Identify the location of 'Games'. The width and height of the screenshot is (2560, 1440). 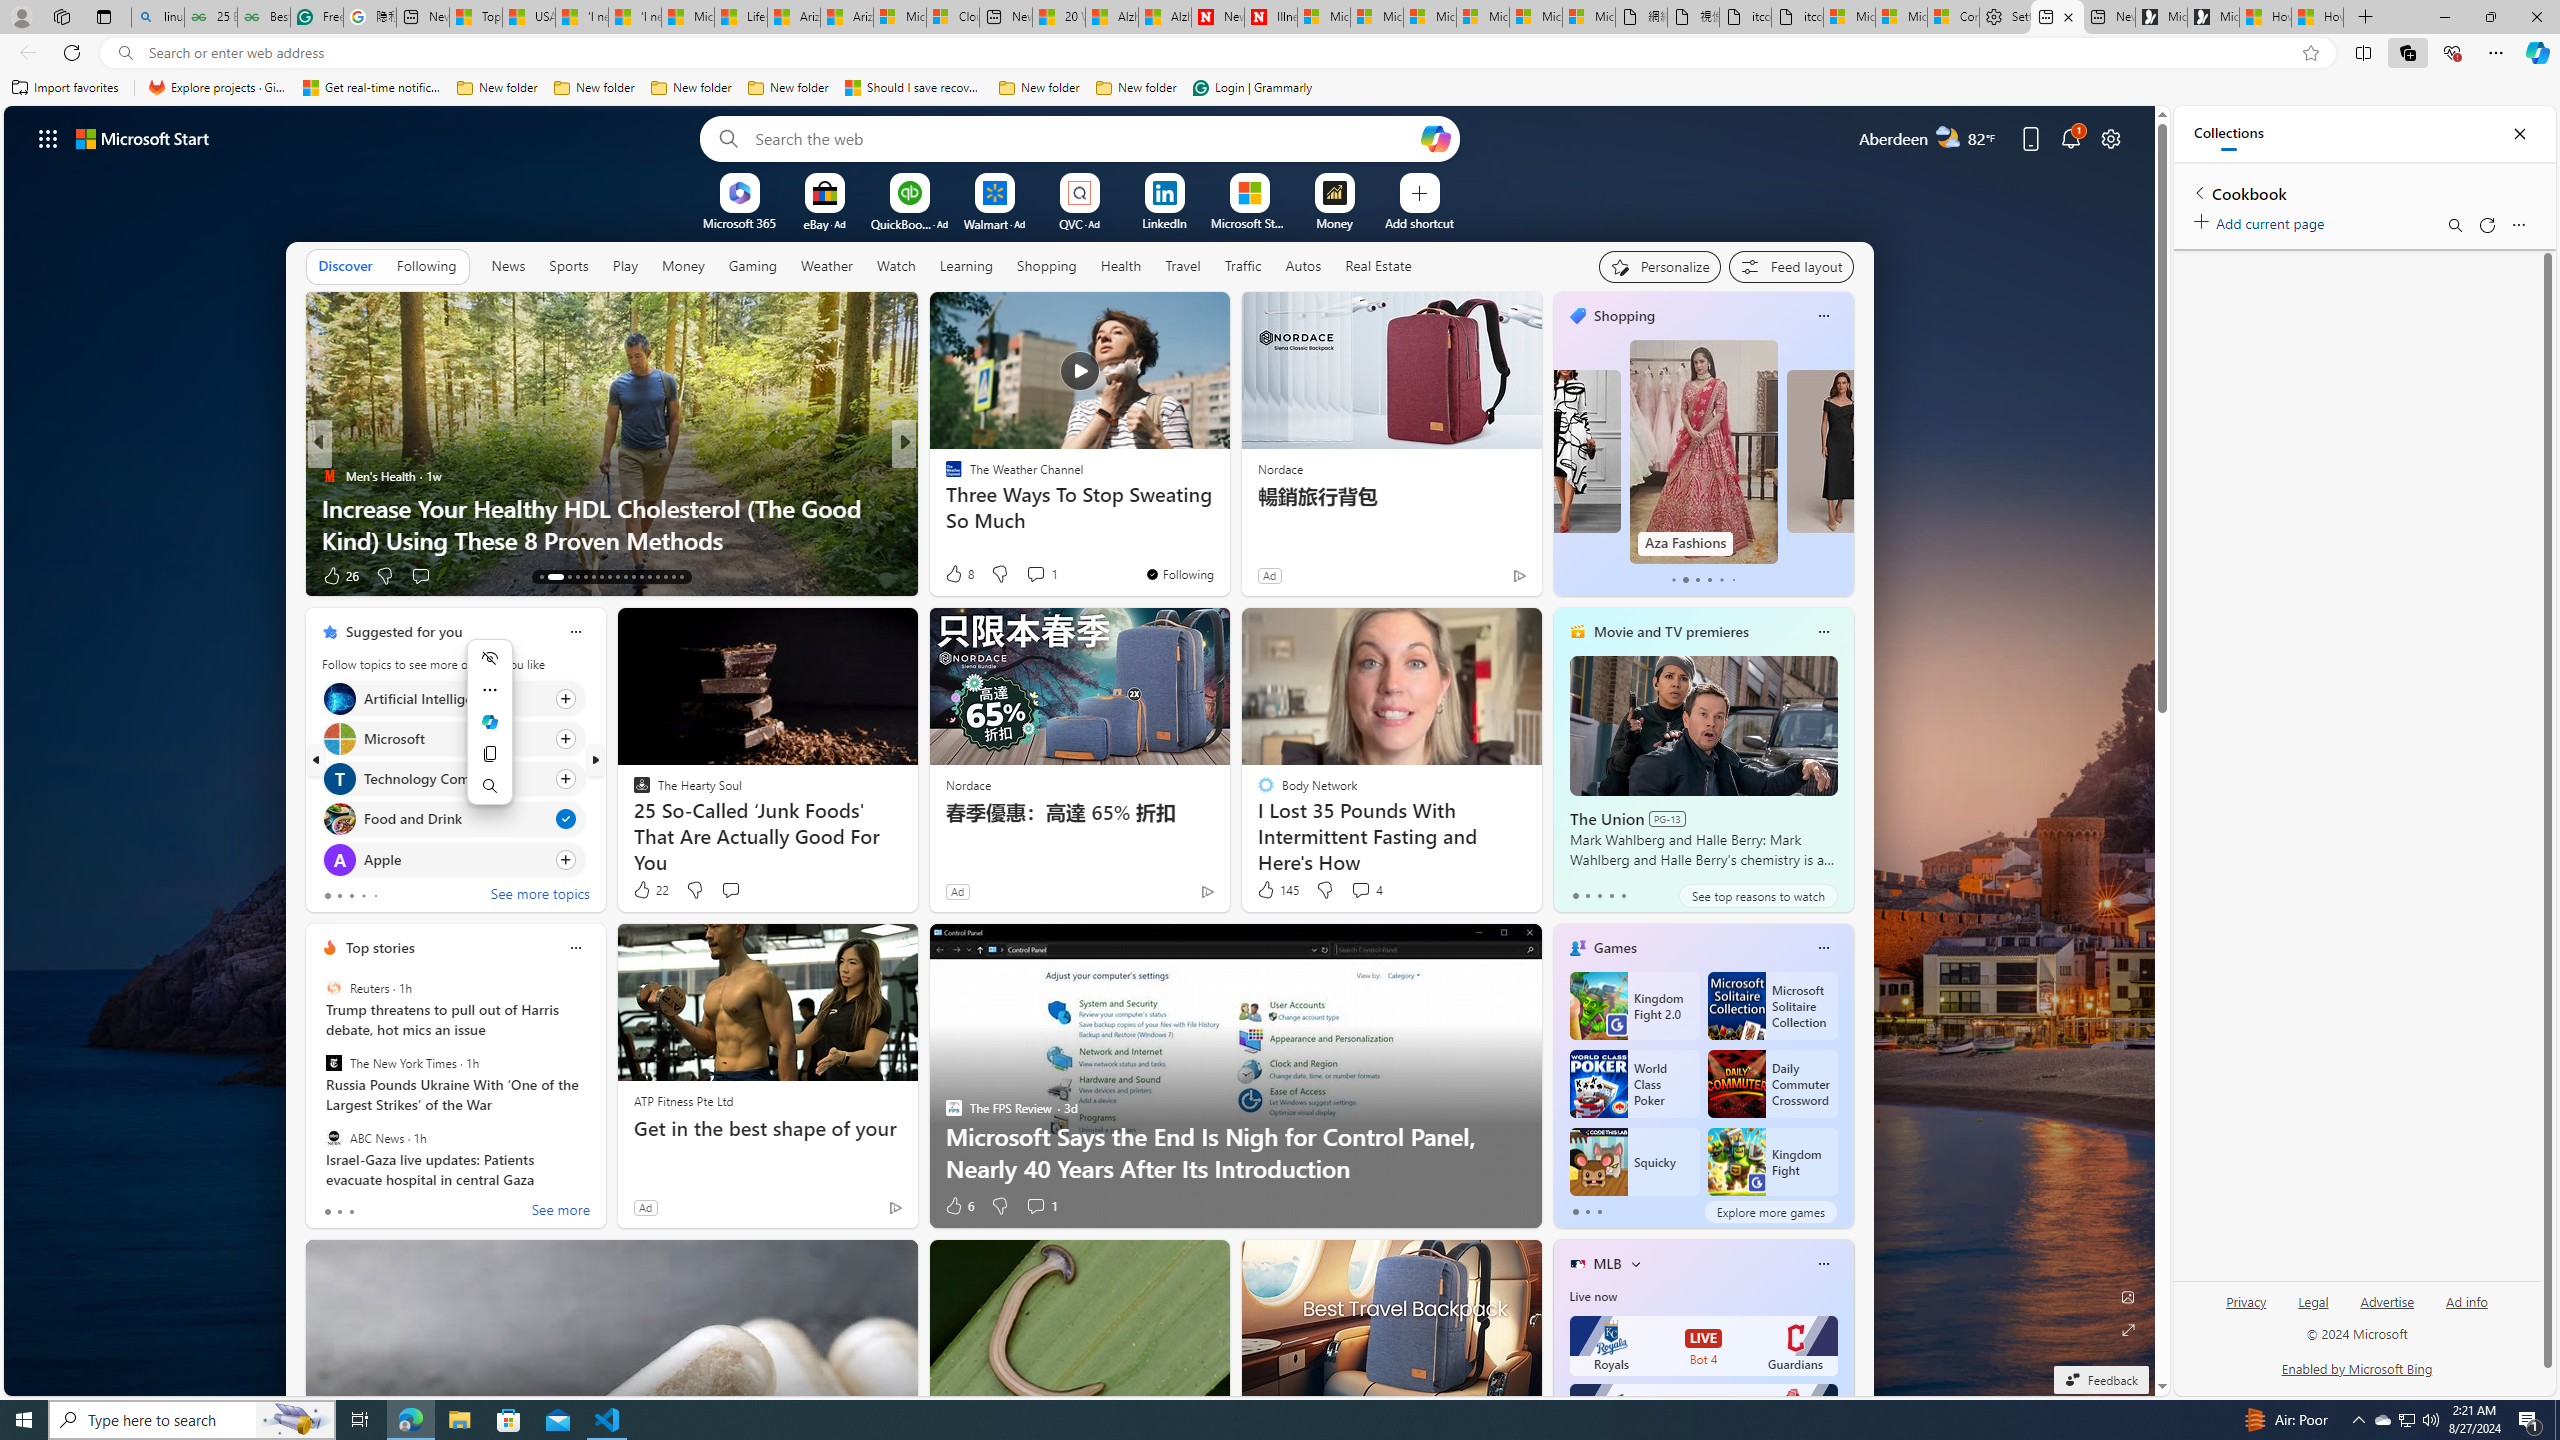
(1614, 947).